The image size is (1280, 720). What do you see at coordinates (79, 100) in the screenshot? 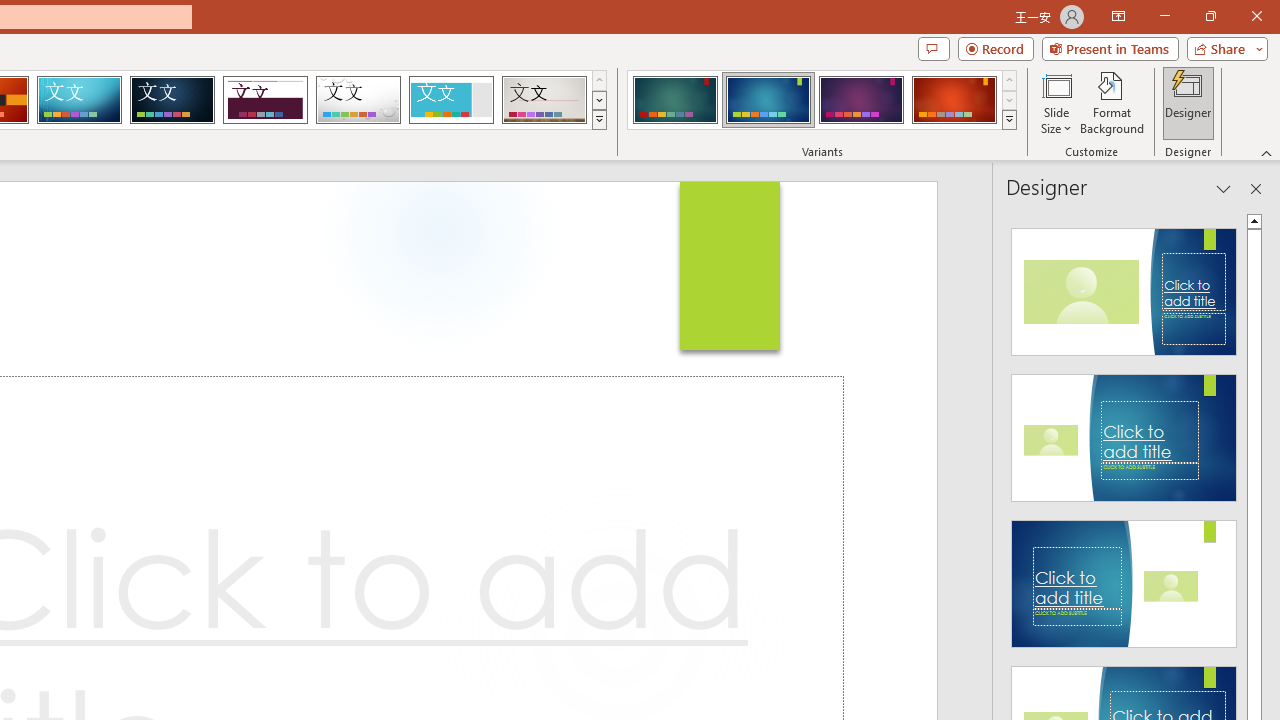
I see `'Circuit Loading Preview...'` at bounding box center [79, 100].